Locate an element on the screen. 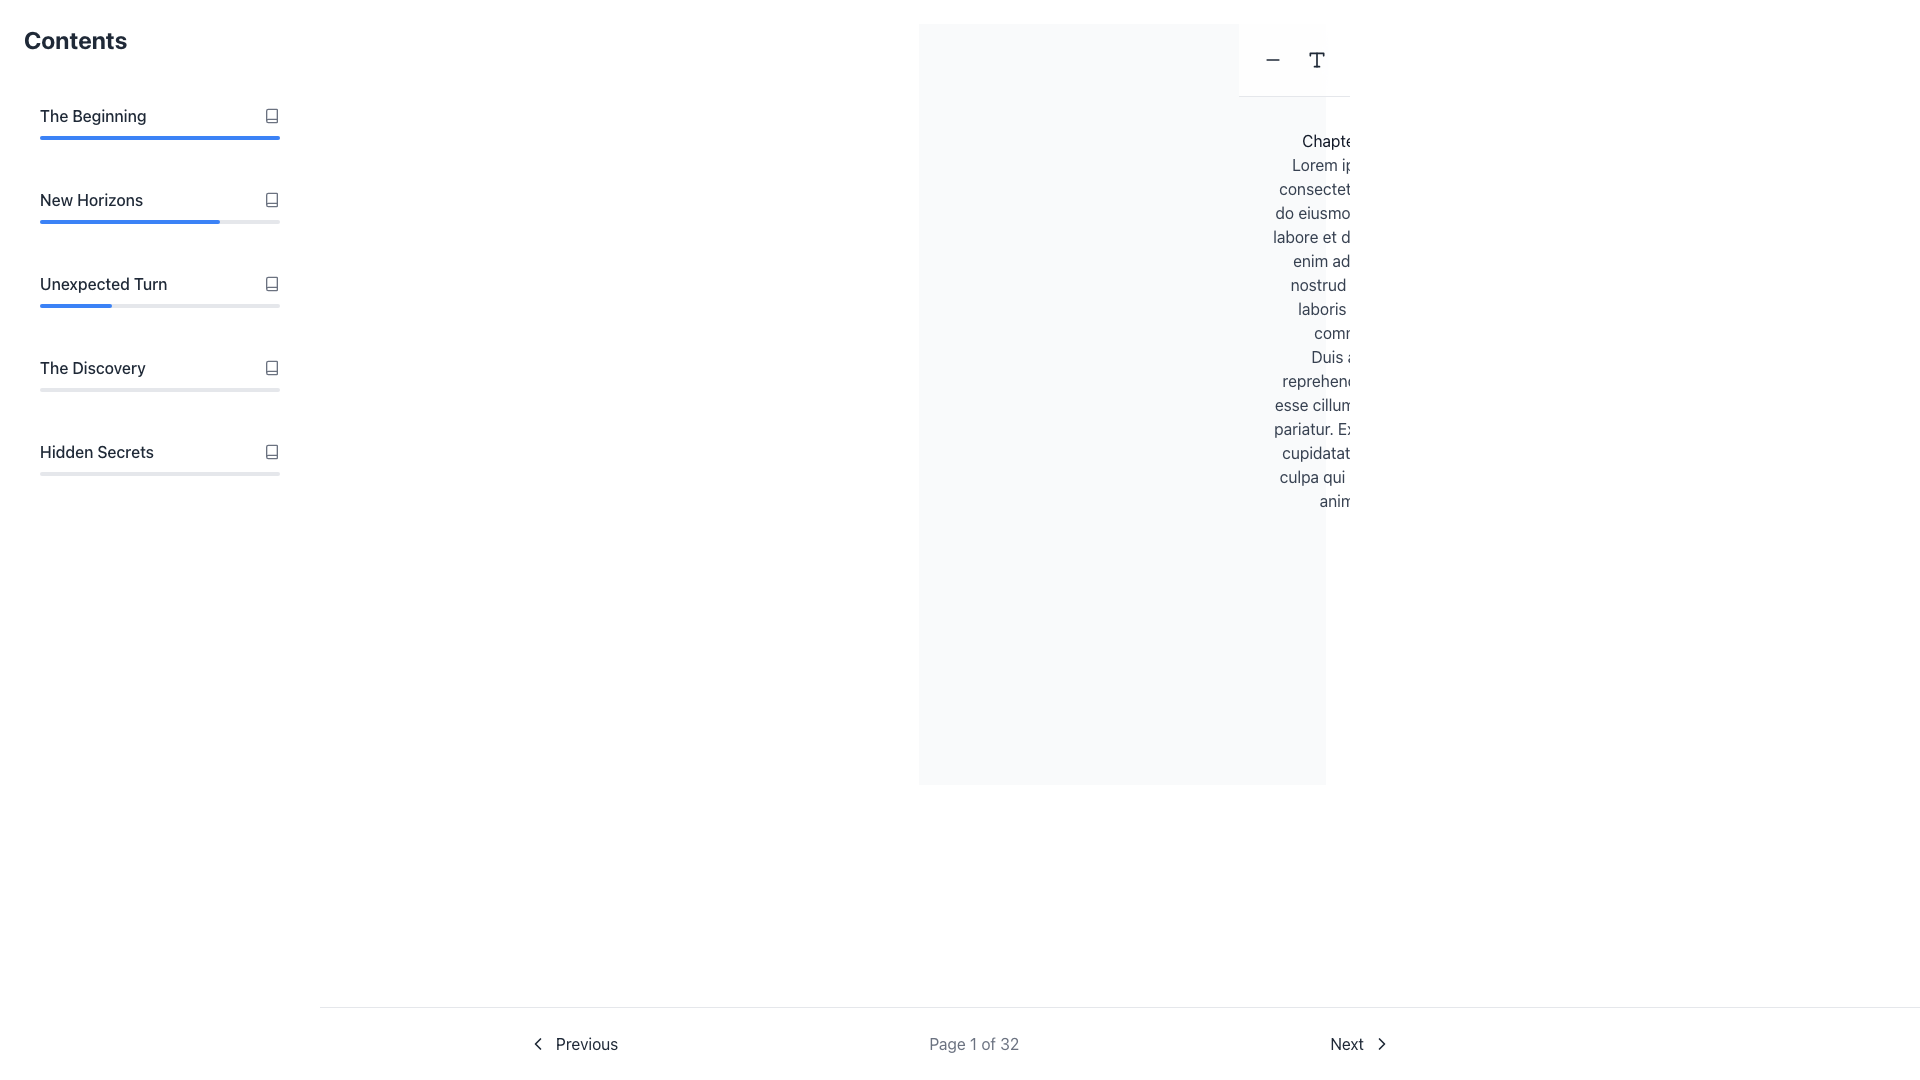 The width and height of the screenshot is (1920, 1080). the Decorative SVG icon resembling a closed book, located adjacent to the text 'New Horizons' in the sidebar navigation menu is located at coordinates (271, 200).